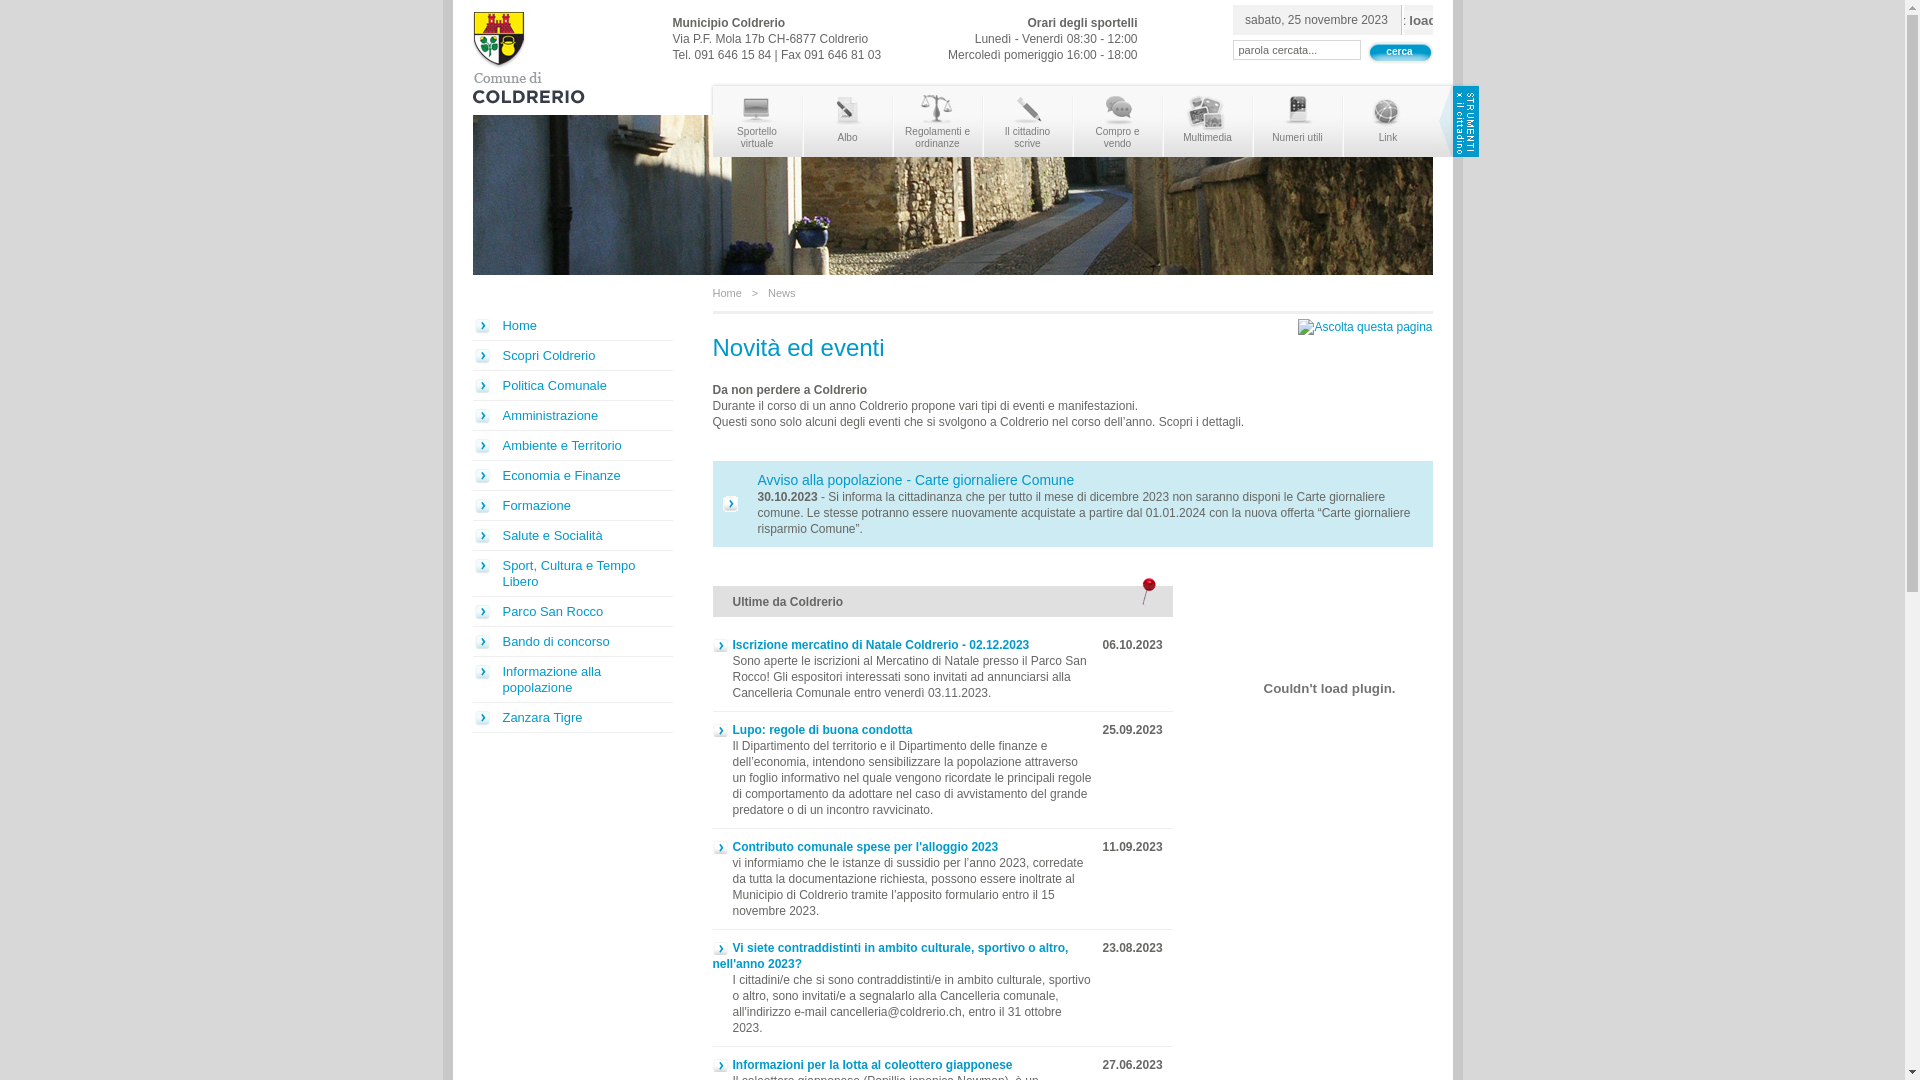  I want to click on 'cerca', so click(1397, 50).